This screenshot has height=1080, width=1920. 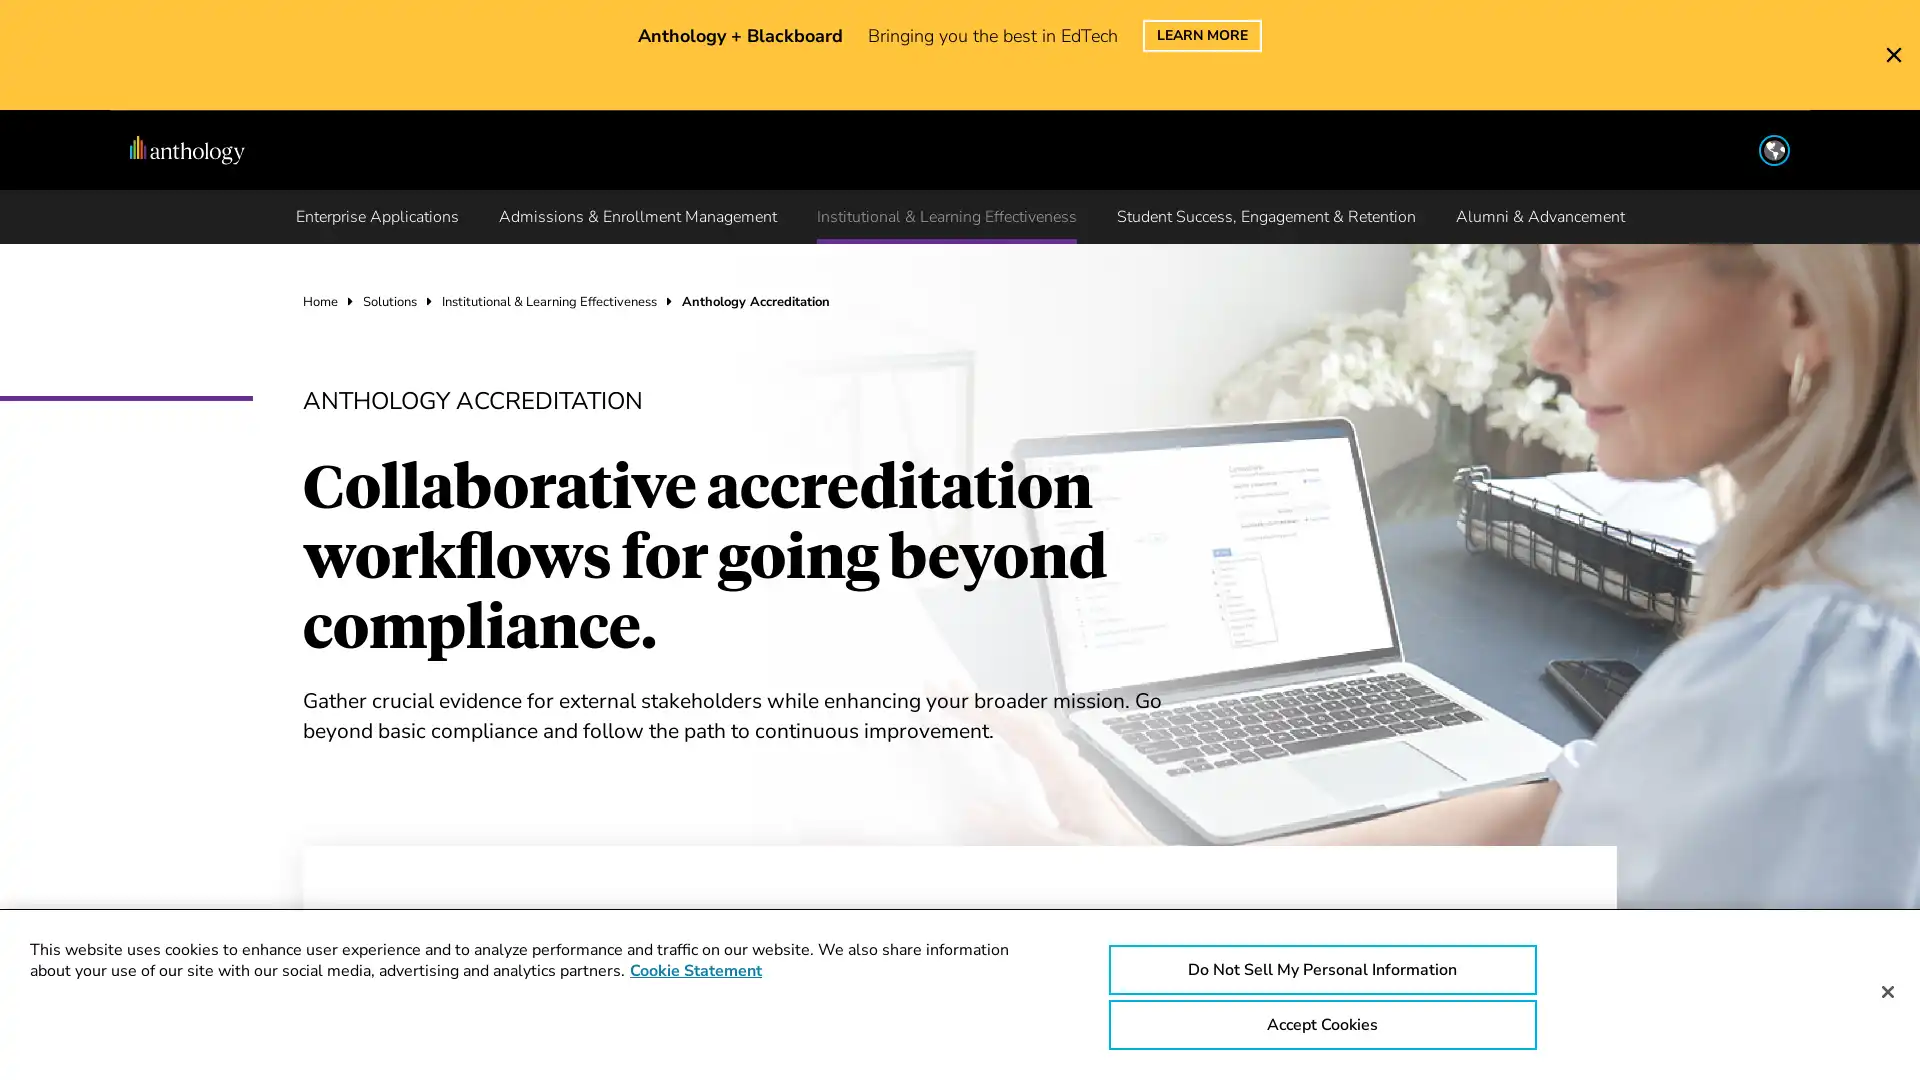 I want to click on Close, so click(x=1886, y=991).